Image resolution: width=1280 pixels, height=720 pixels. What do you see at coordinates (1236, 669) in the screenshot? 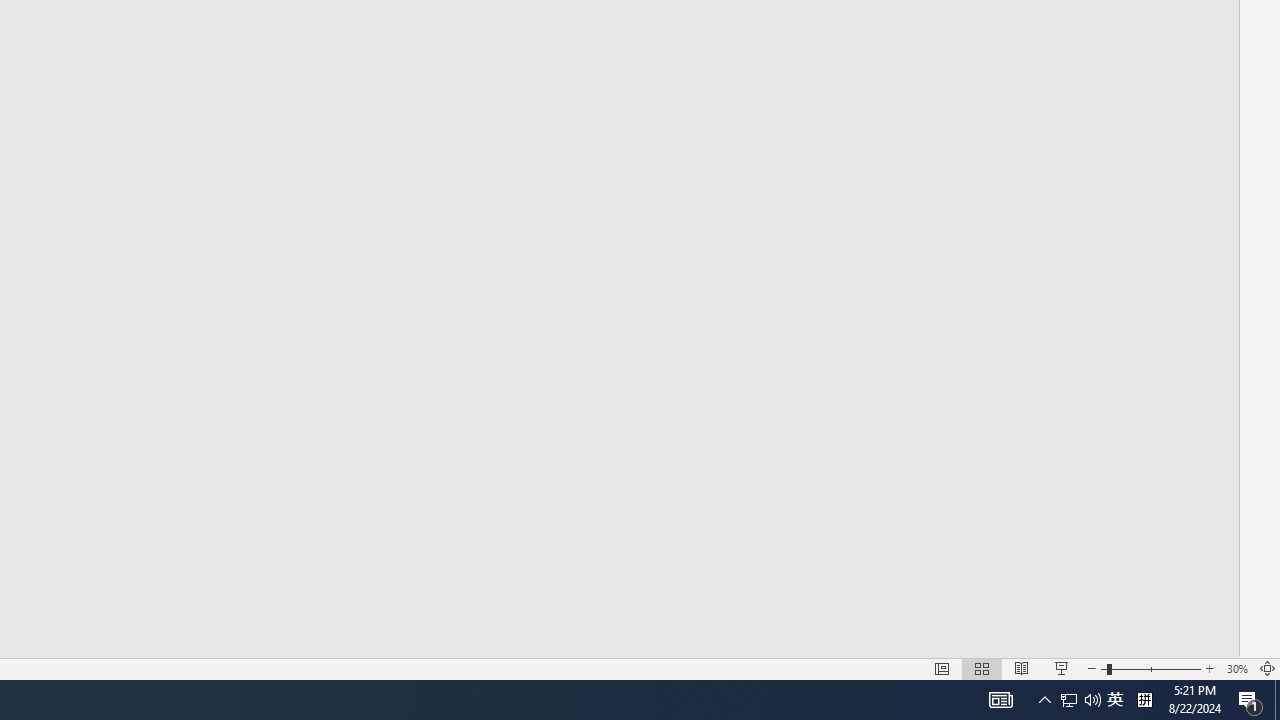
I see `'Zoom 30%'` at bounding box center [1236, 669].